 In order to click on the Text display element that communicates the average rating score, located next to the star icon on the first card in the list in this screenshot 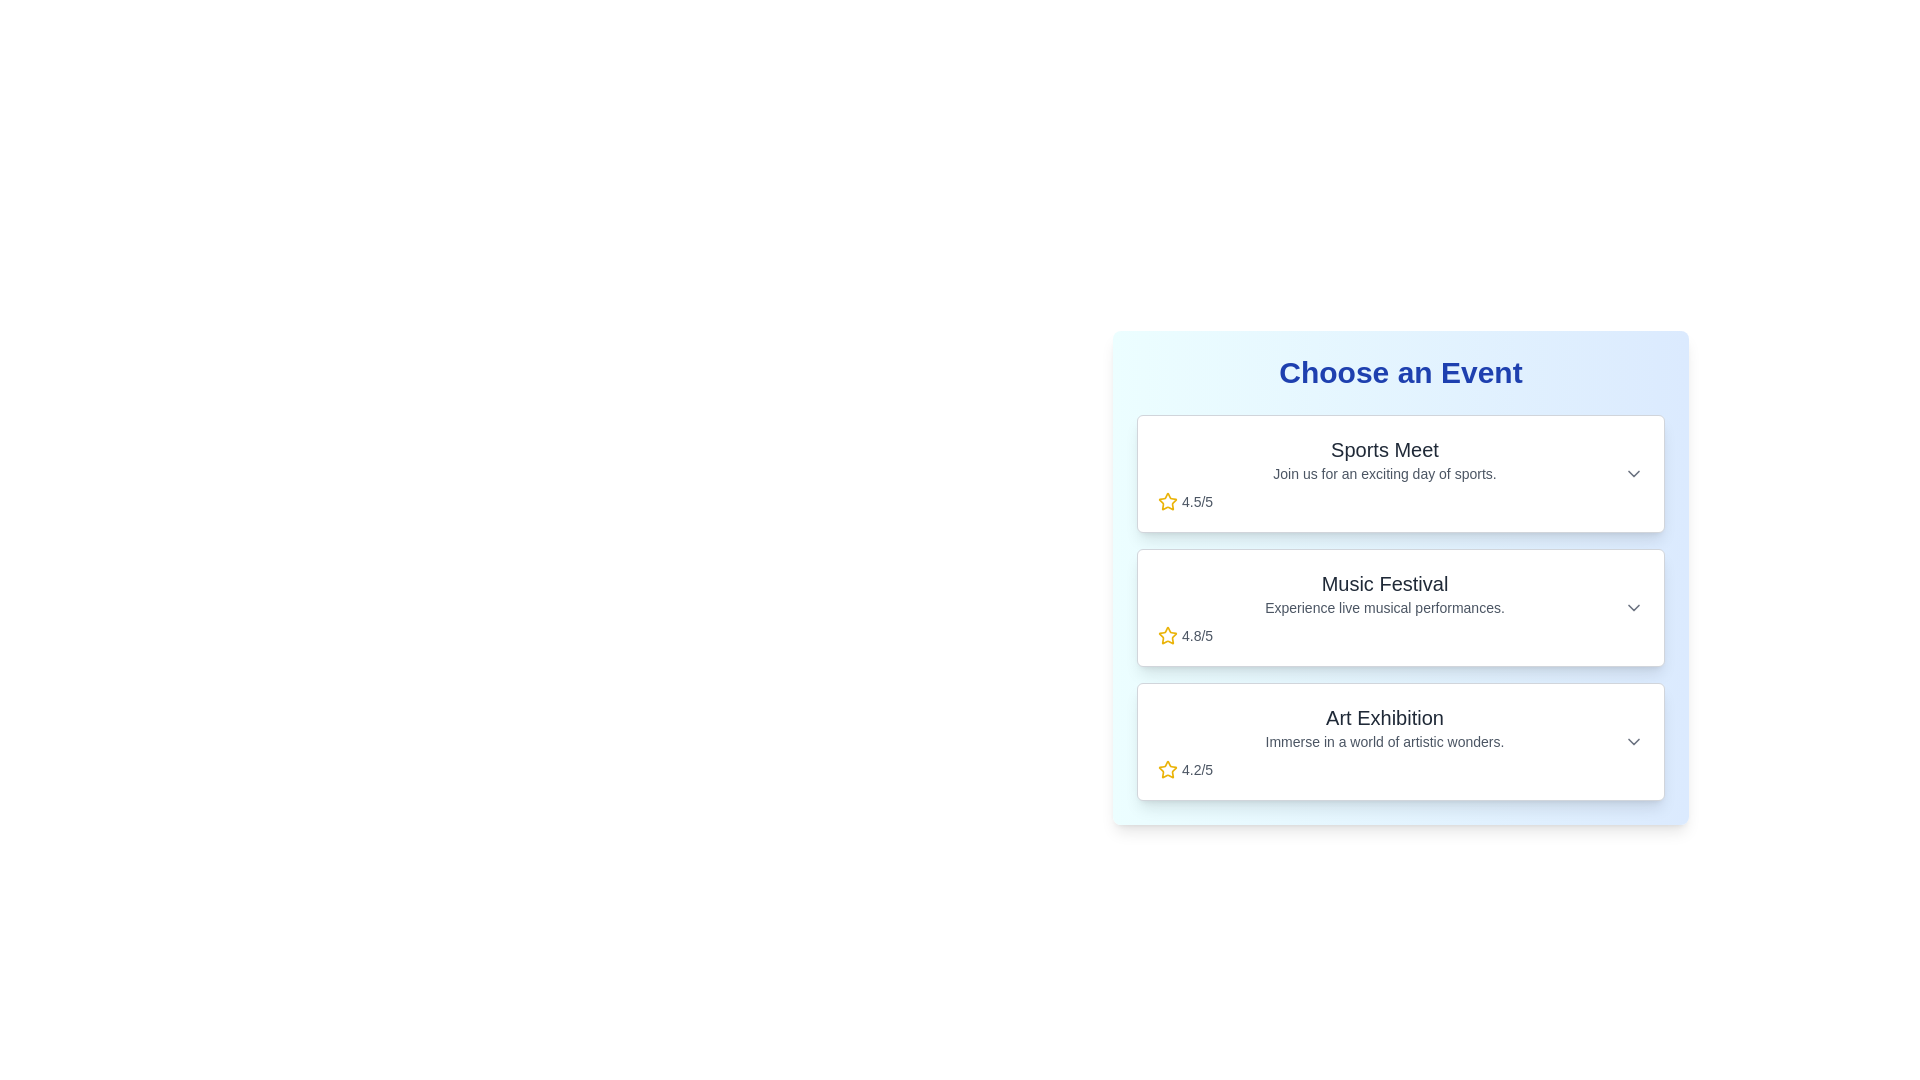, I will do `click(1197, 500)`.